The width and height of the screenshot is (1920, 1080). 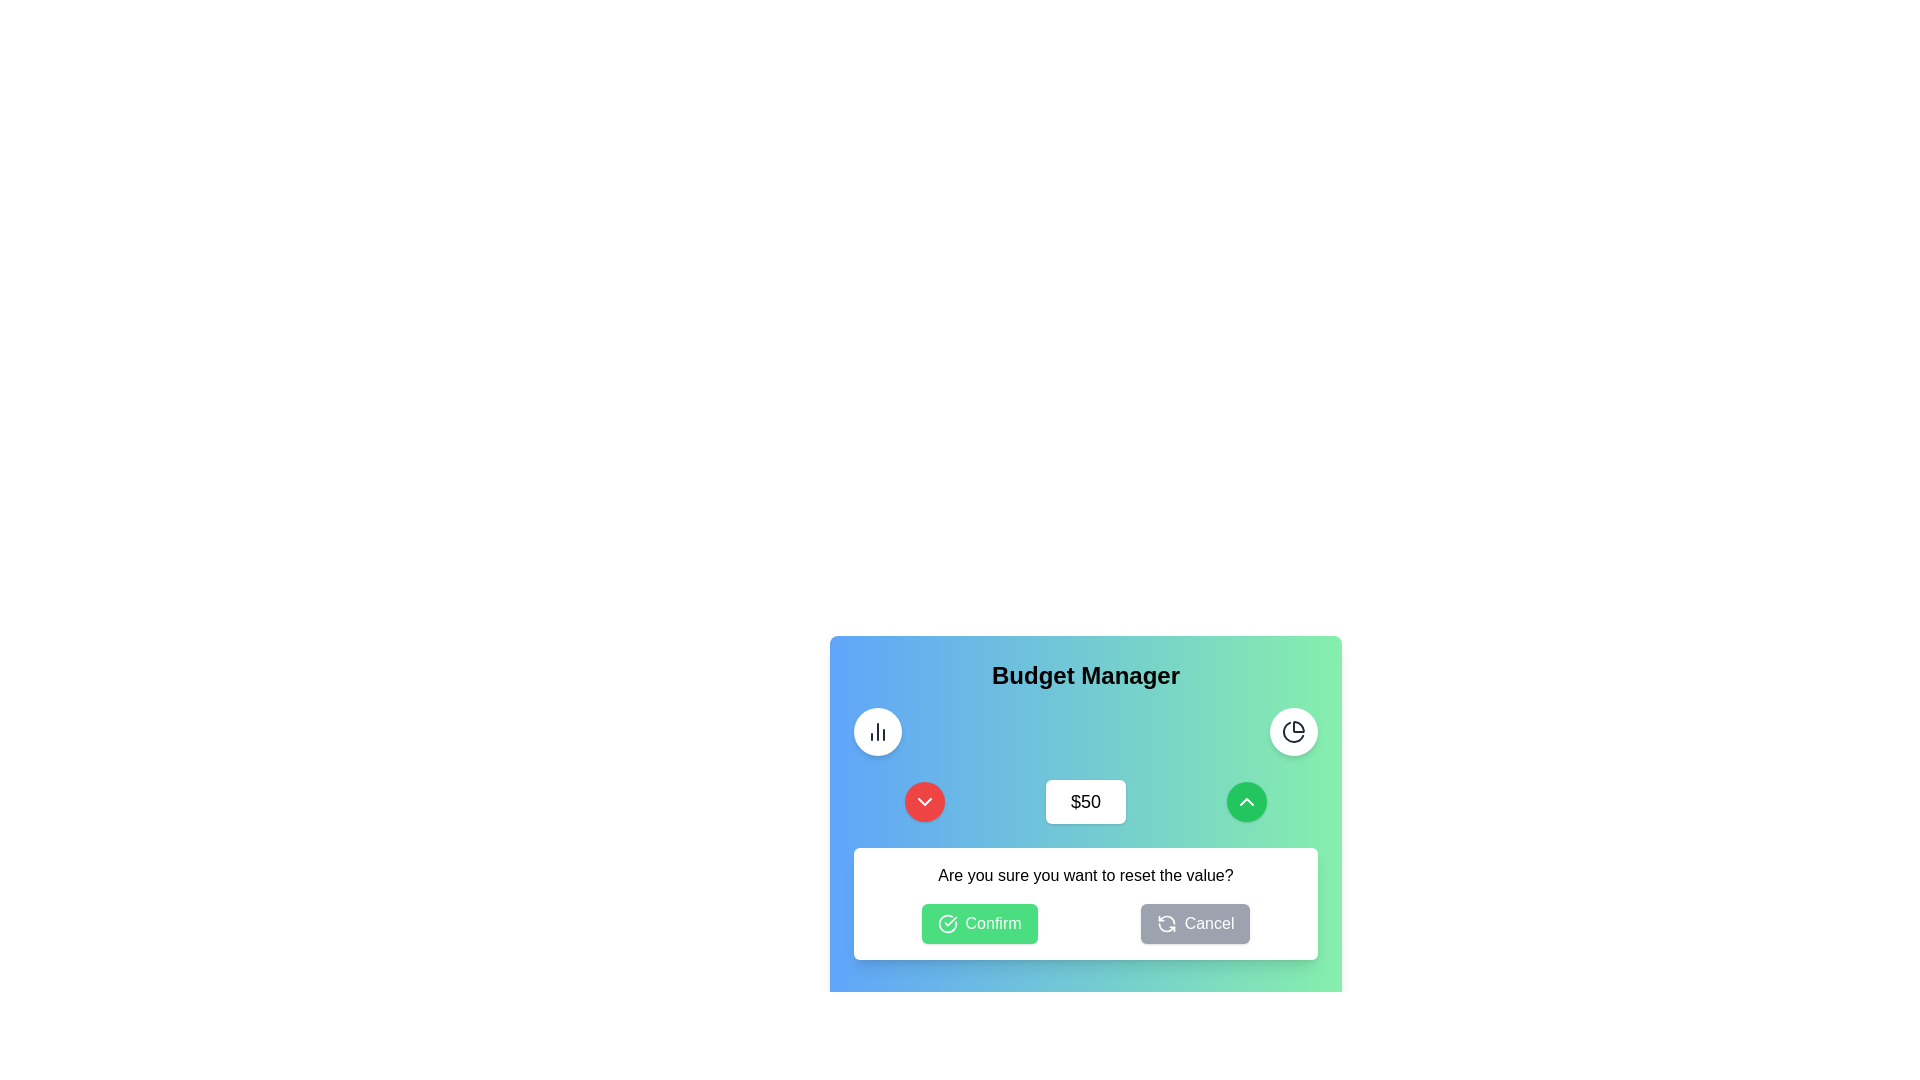 I want to click on the rectangular static text display box showing the value '$50' to focus on it, so click(x=1084, y=801).